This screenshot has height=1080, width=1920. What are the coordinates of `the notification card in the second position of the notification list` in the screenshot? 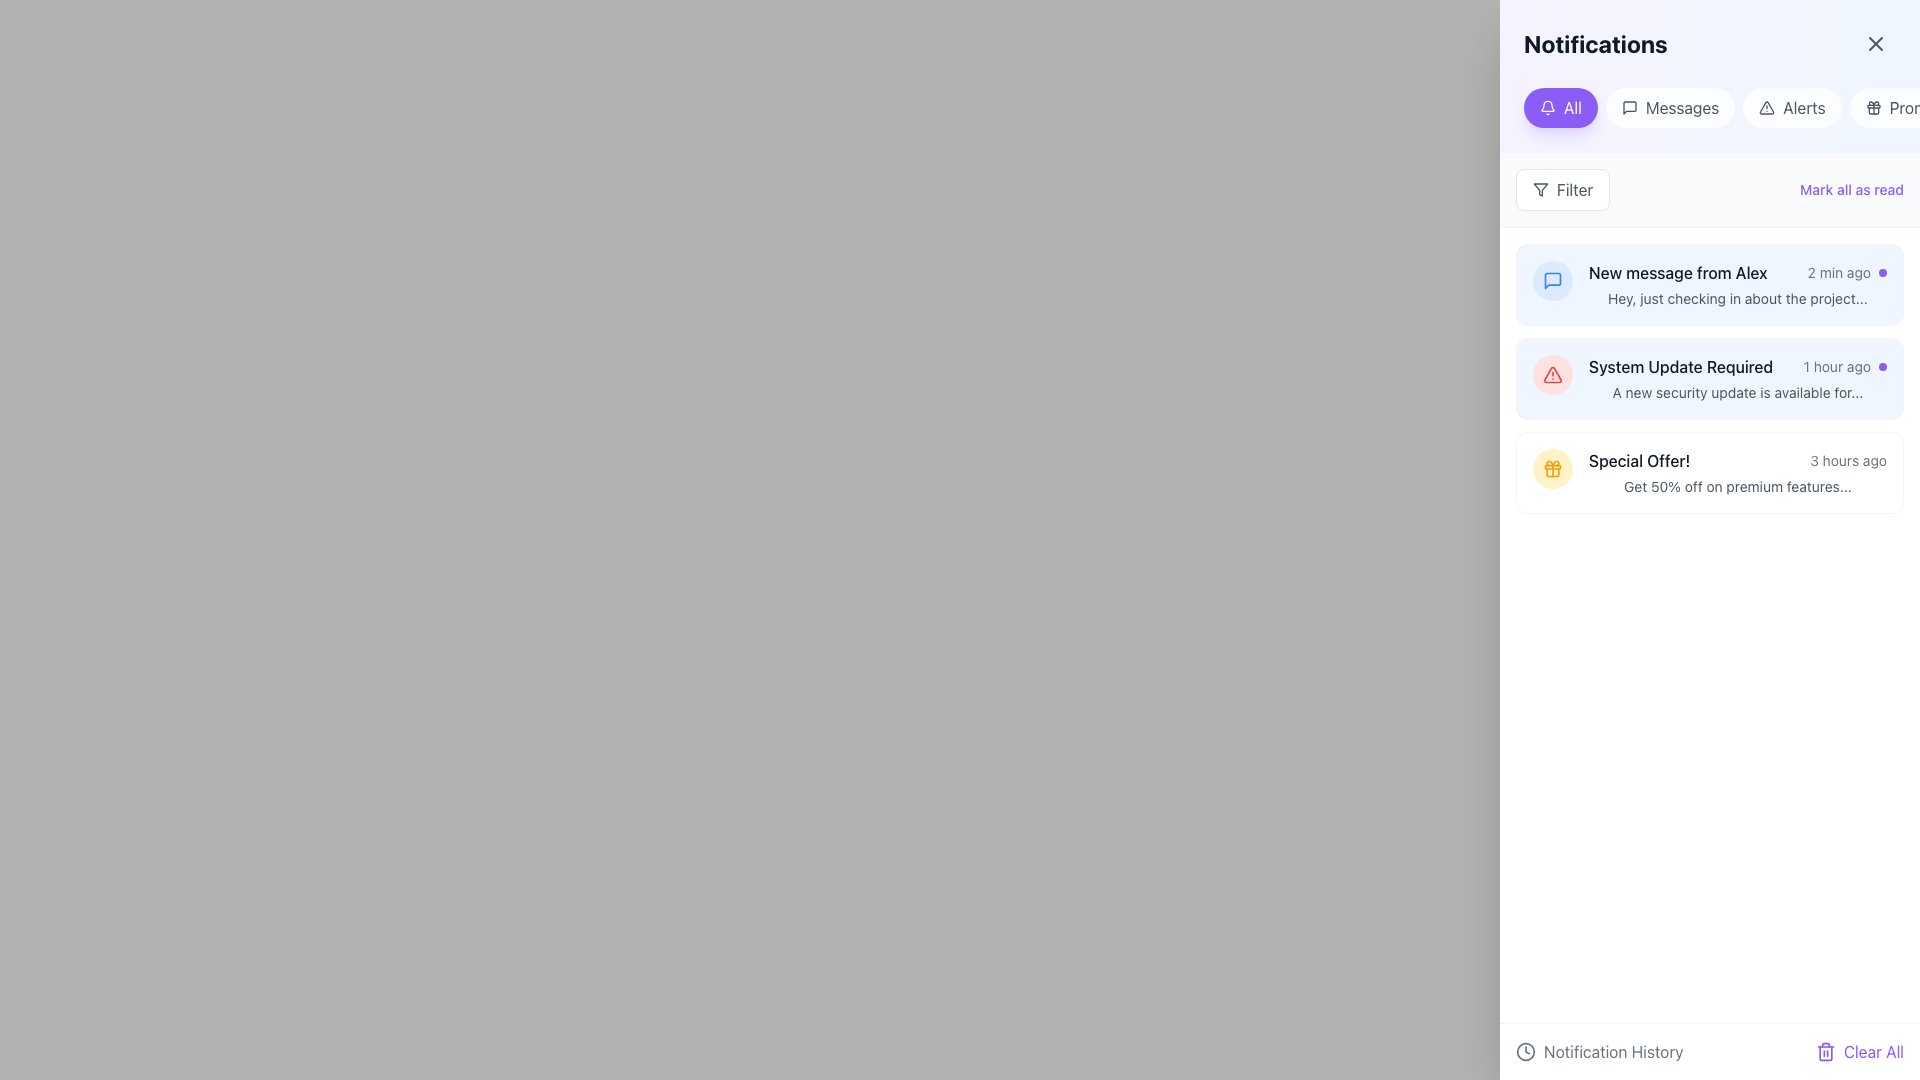 It's located at (1736, 378).